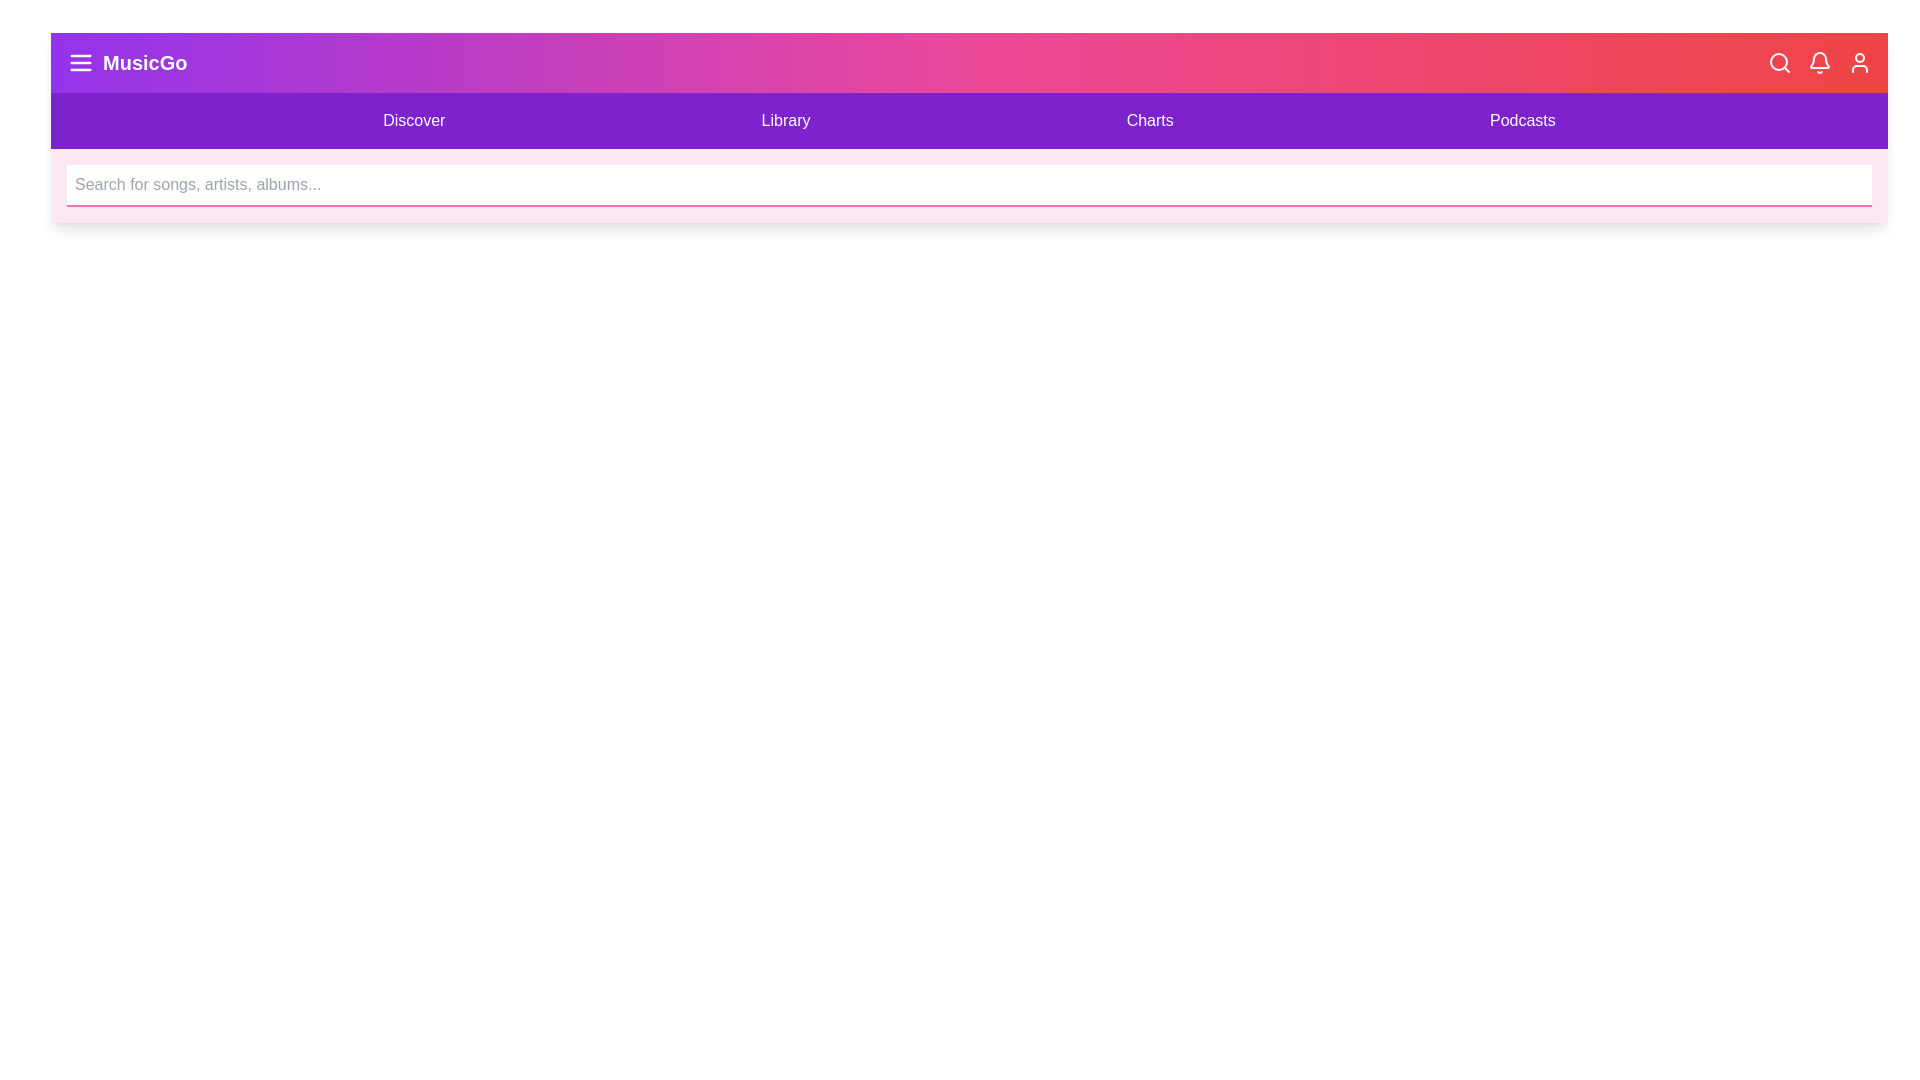  Describe the element at coordinates (785, 120) in the screenshot. I see `the 'Library' menu item to navigate to the Library section` at that location.